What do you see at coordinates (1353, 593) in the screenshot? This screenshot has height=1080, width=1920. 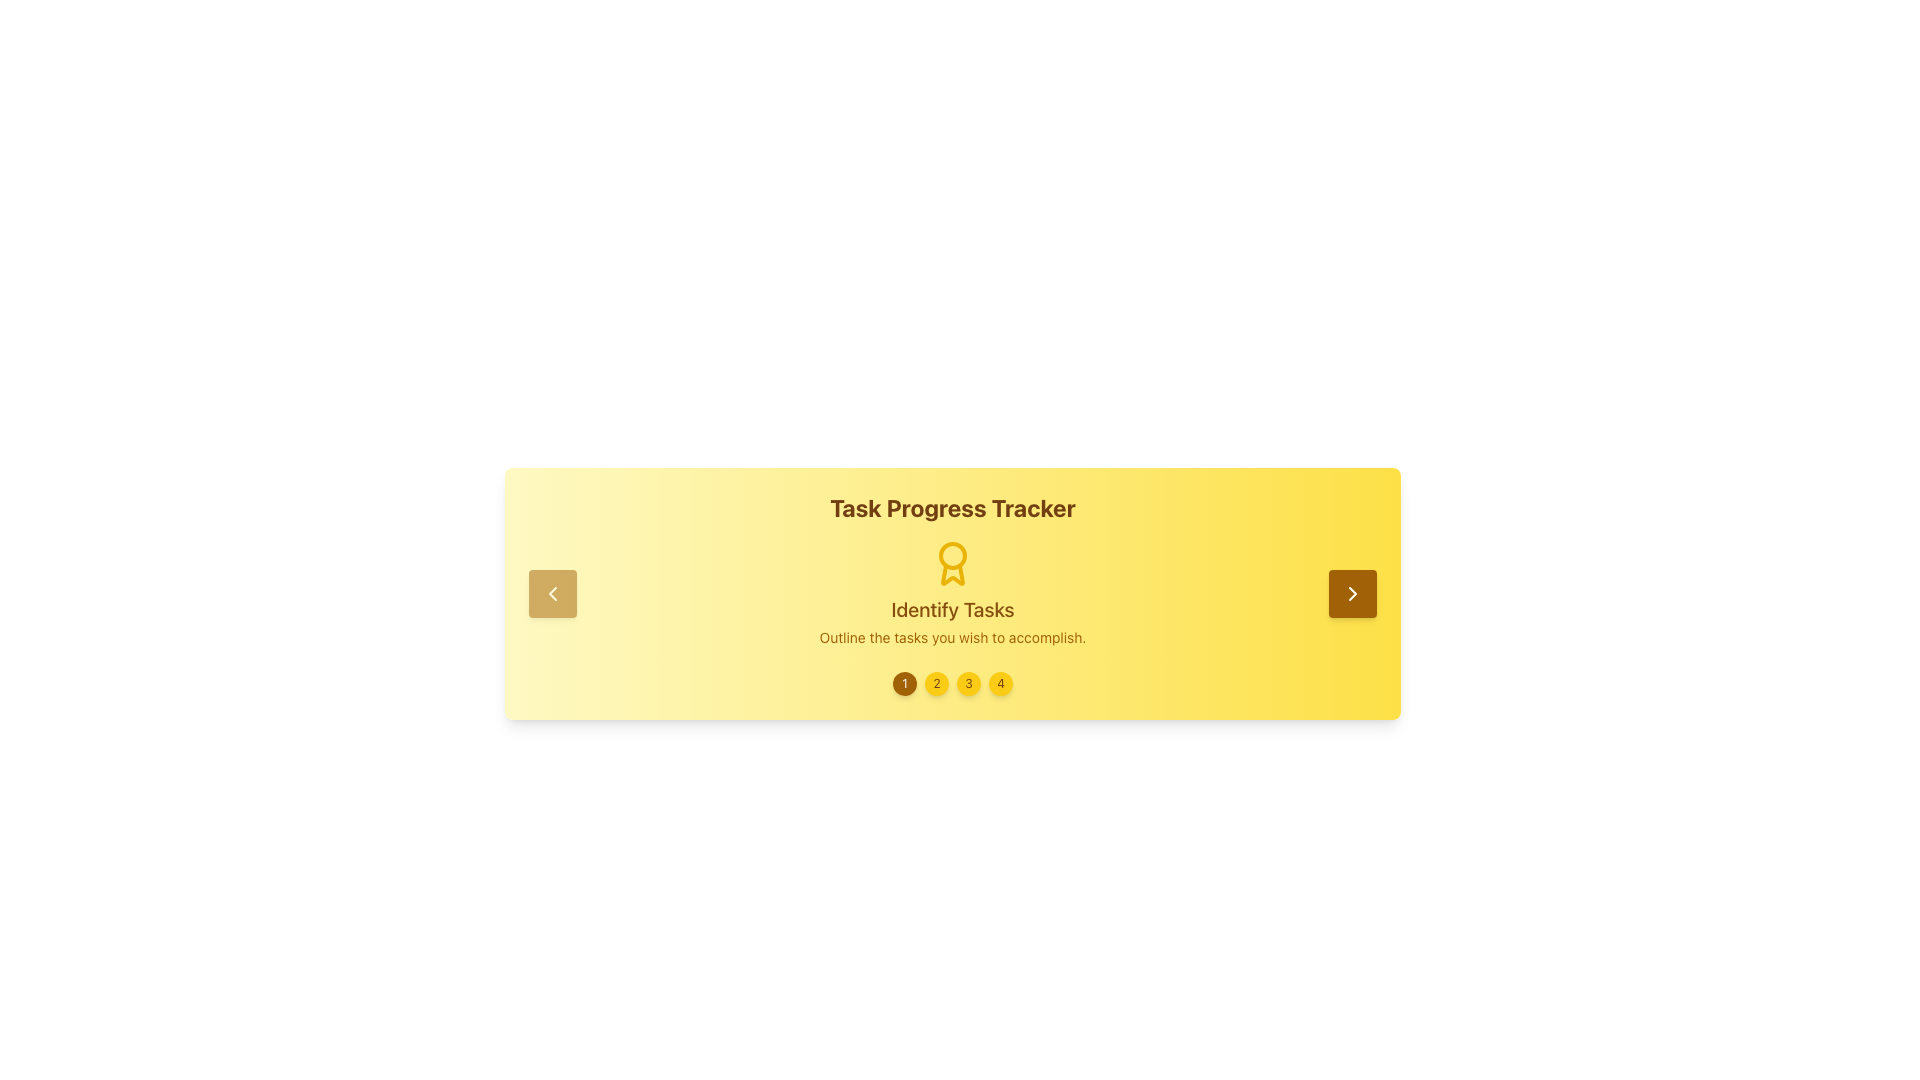 I see `the chevron icon located in the right corner of the task progress tracker` at bounding box center [1353, 593].